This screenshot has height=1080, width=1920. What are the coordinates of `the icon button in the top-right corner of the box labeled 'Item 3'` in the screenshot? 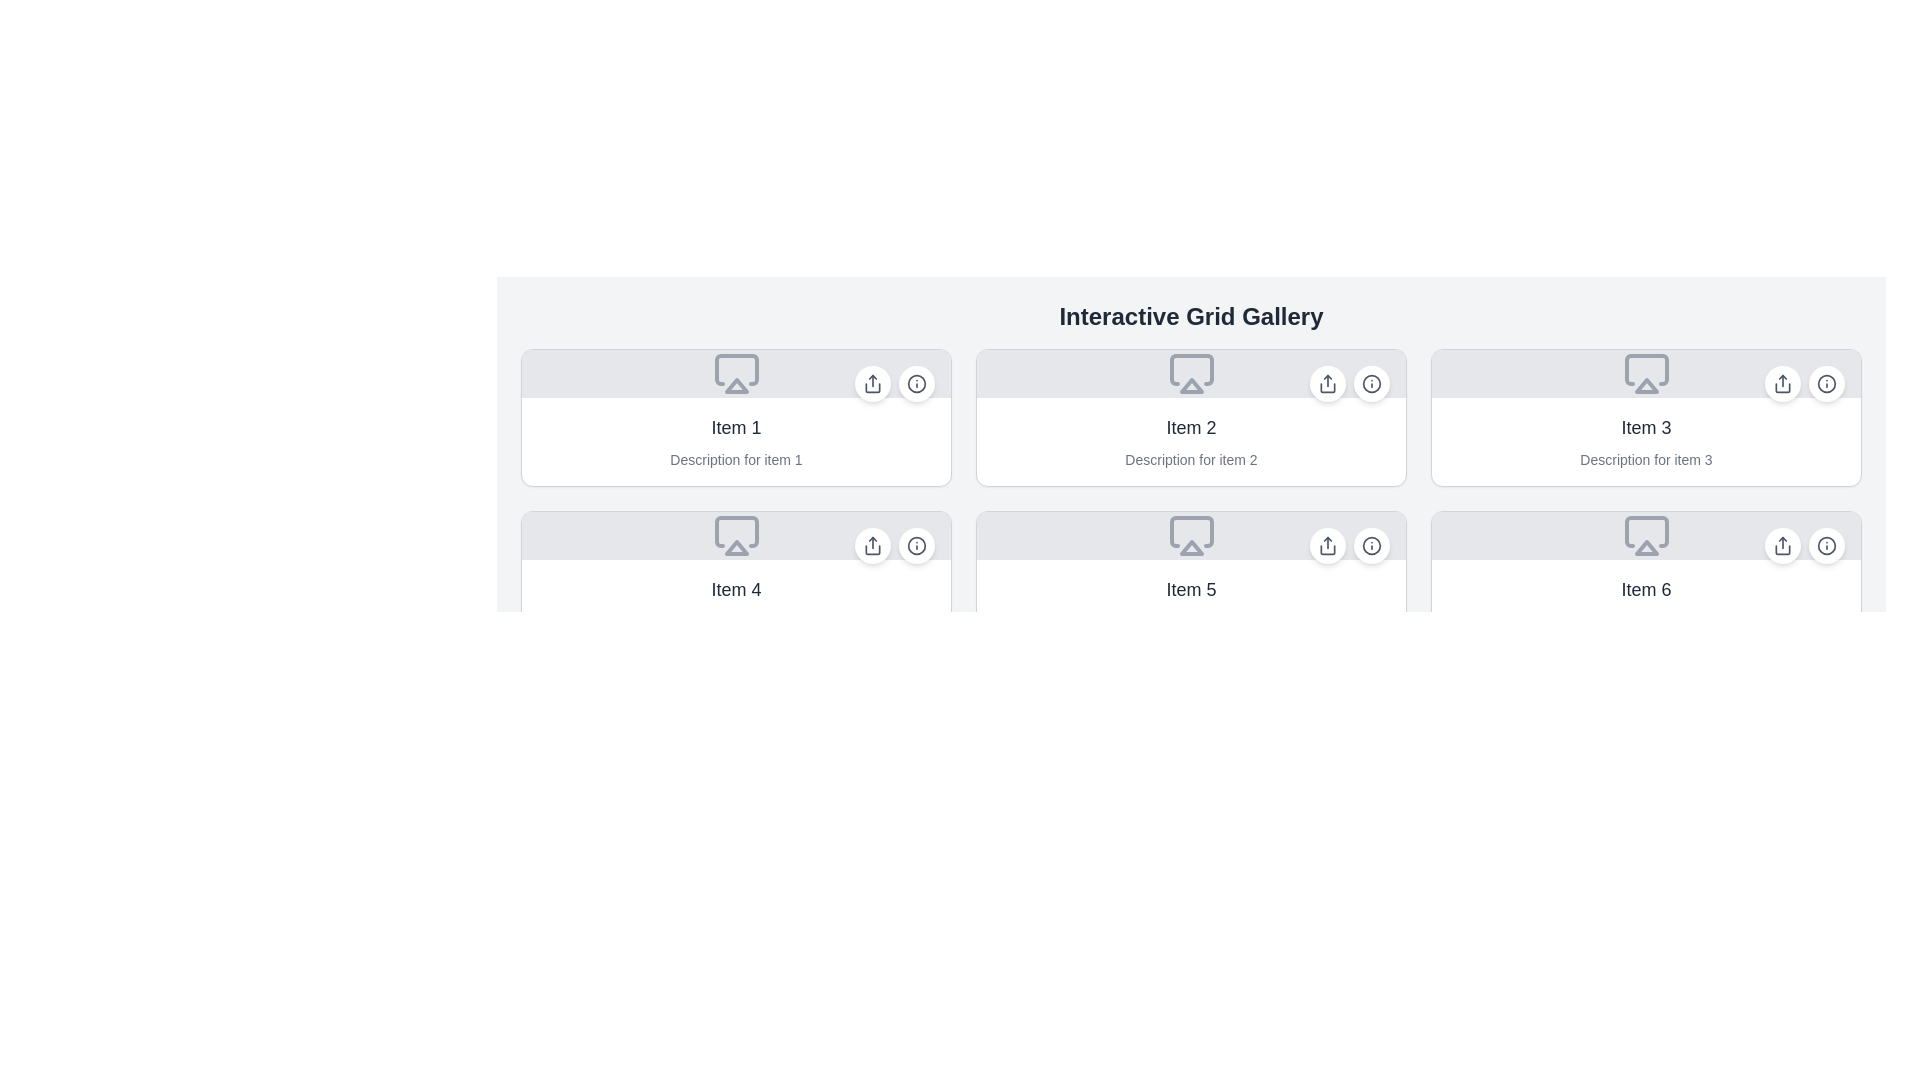 It's located at (1827, 384).